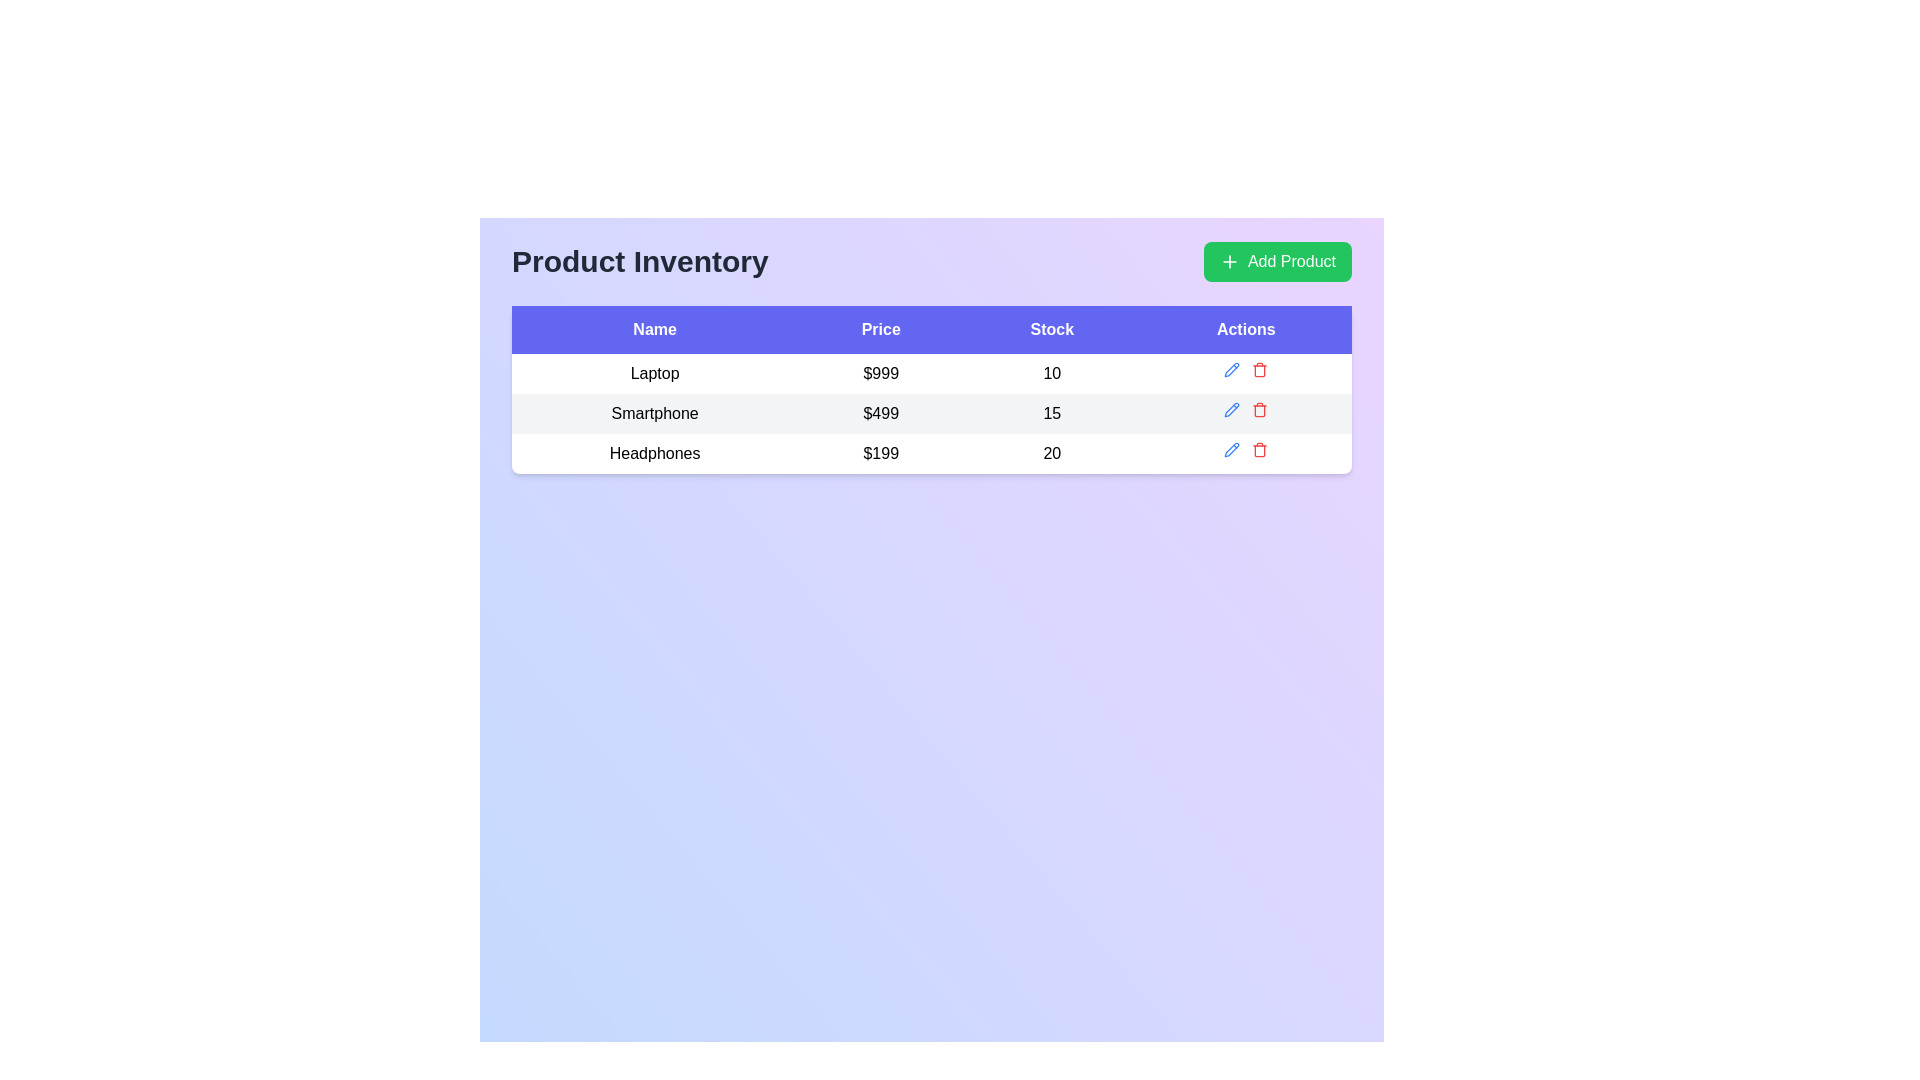 This screenshot has width=1920, height=1080. Describe the element at coordinates (1231, 450) in the screenshot. I see `the blue pencil icon indicating edit functionality, located in the last row of the table within the 'Actions' column, second from the left, adjacent to the red trashcan icon` at that location.